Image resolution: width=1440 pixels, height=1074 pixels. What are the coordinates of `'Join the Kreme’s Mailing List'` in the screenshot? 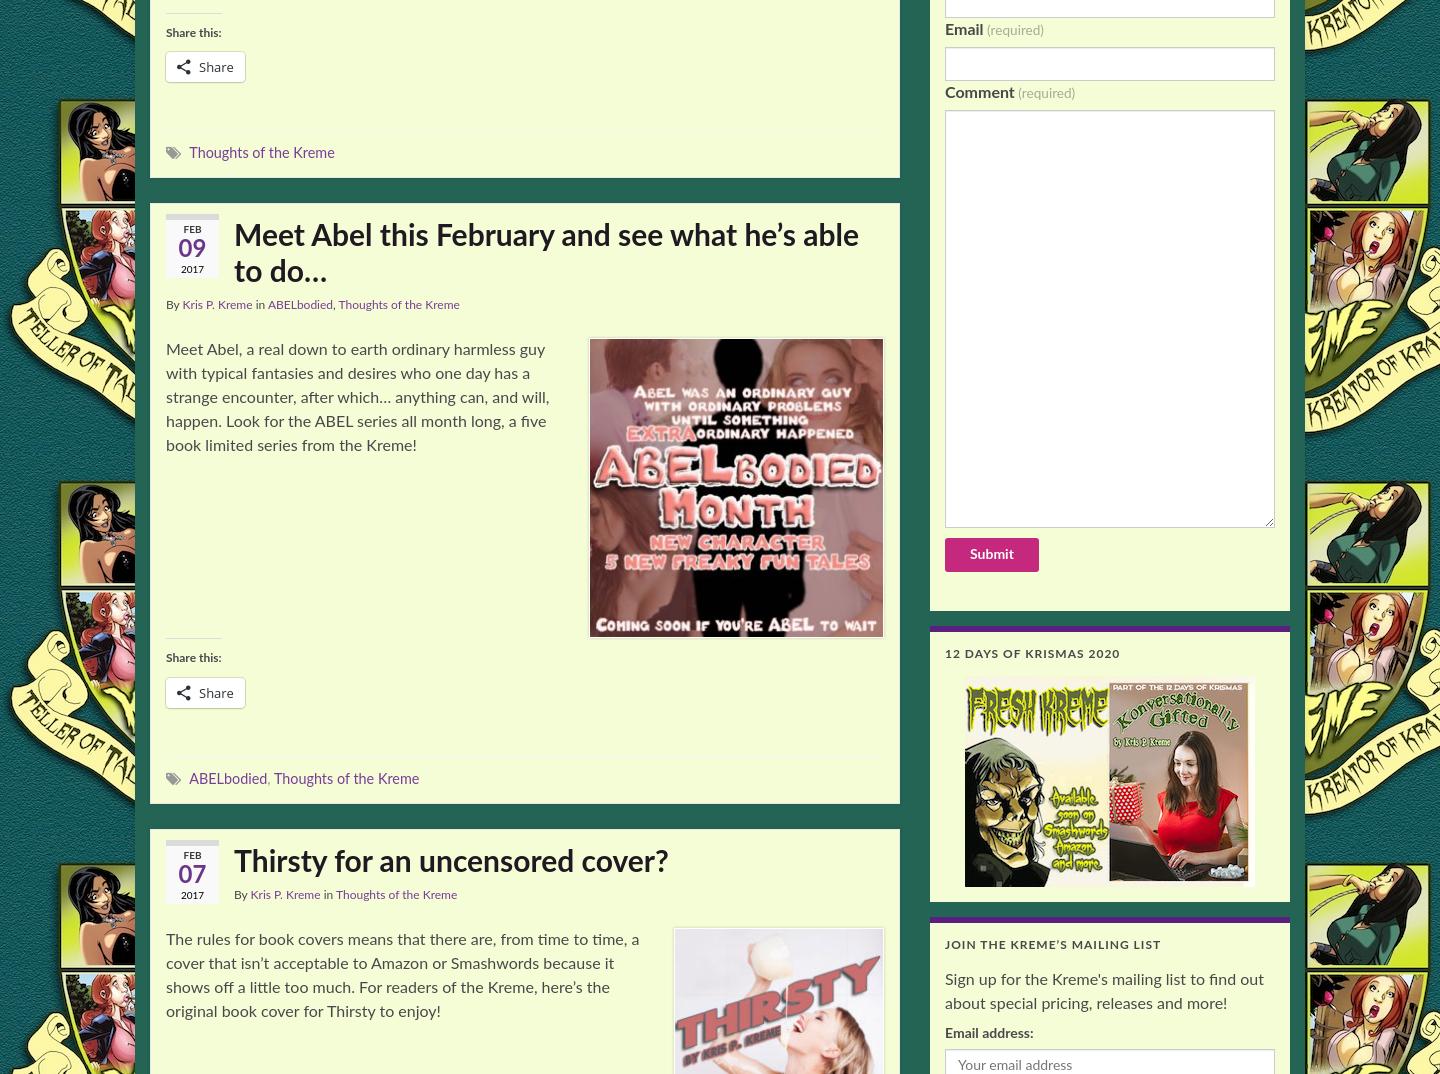 It's located at (1052, 945).